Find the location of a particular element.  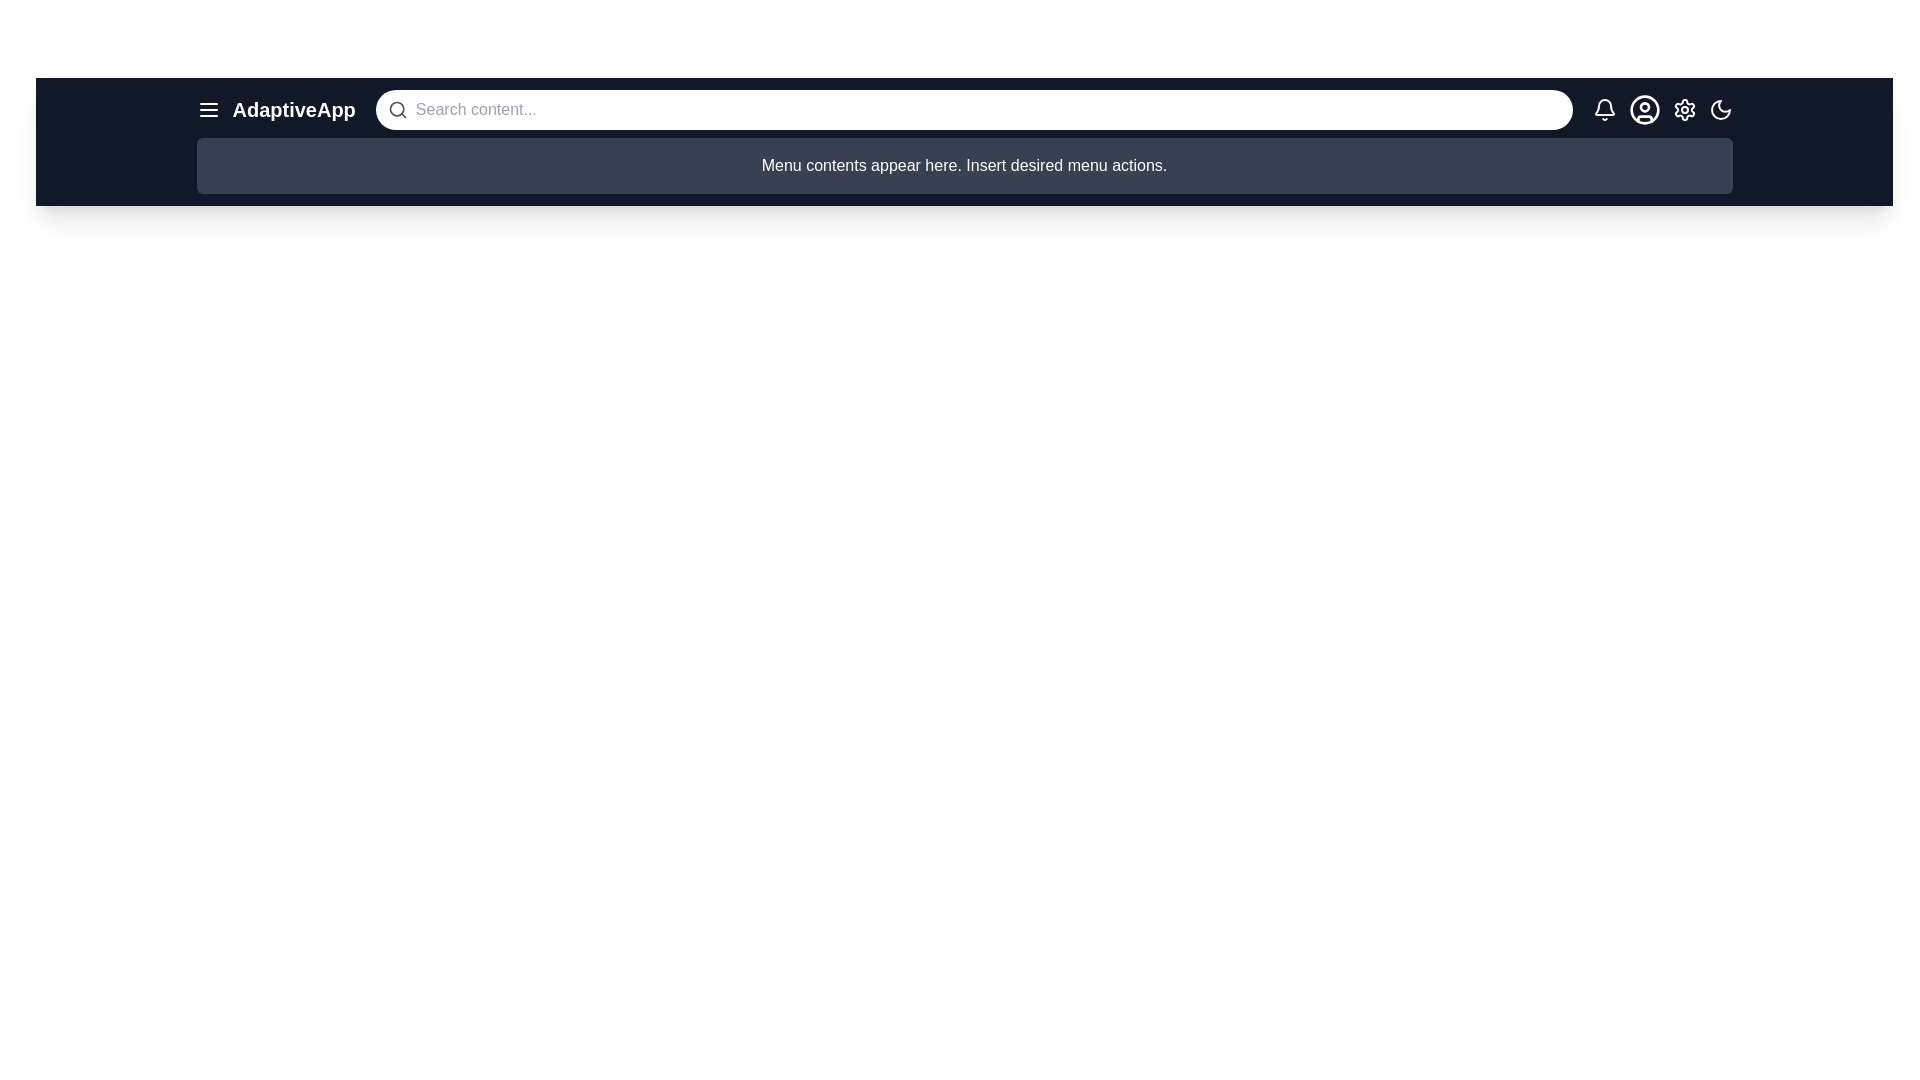

the settings icon is located at coordinates (1683, 110).